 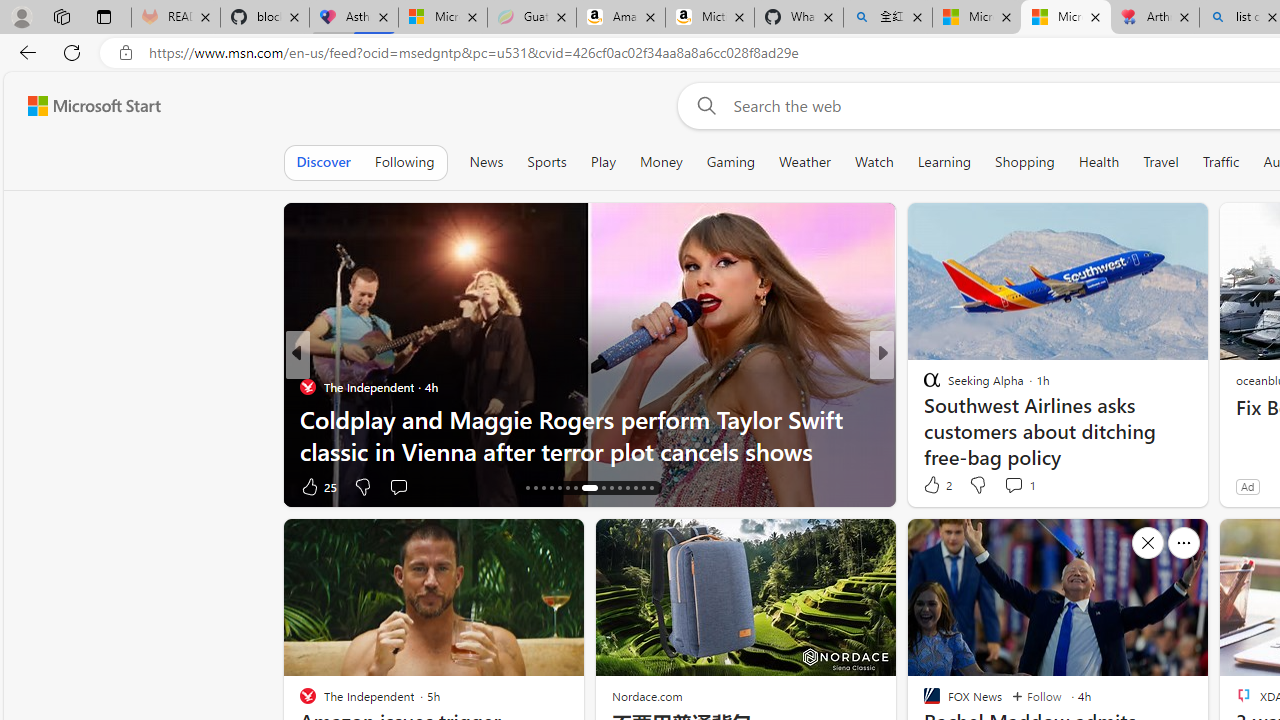 I want to click on 'View comments 3 Comment', so click(x=1014, y=486).